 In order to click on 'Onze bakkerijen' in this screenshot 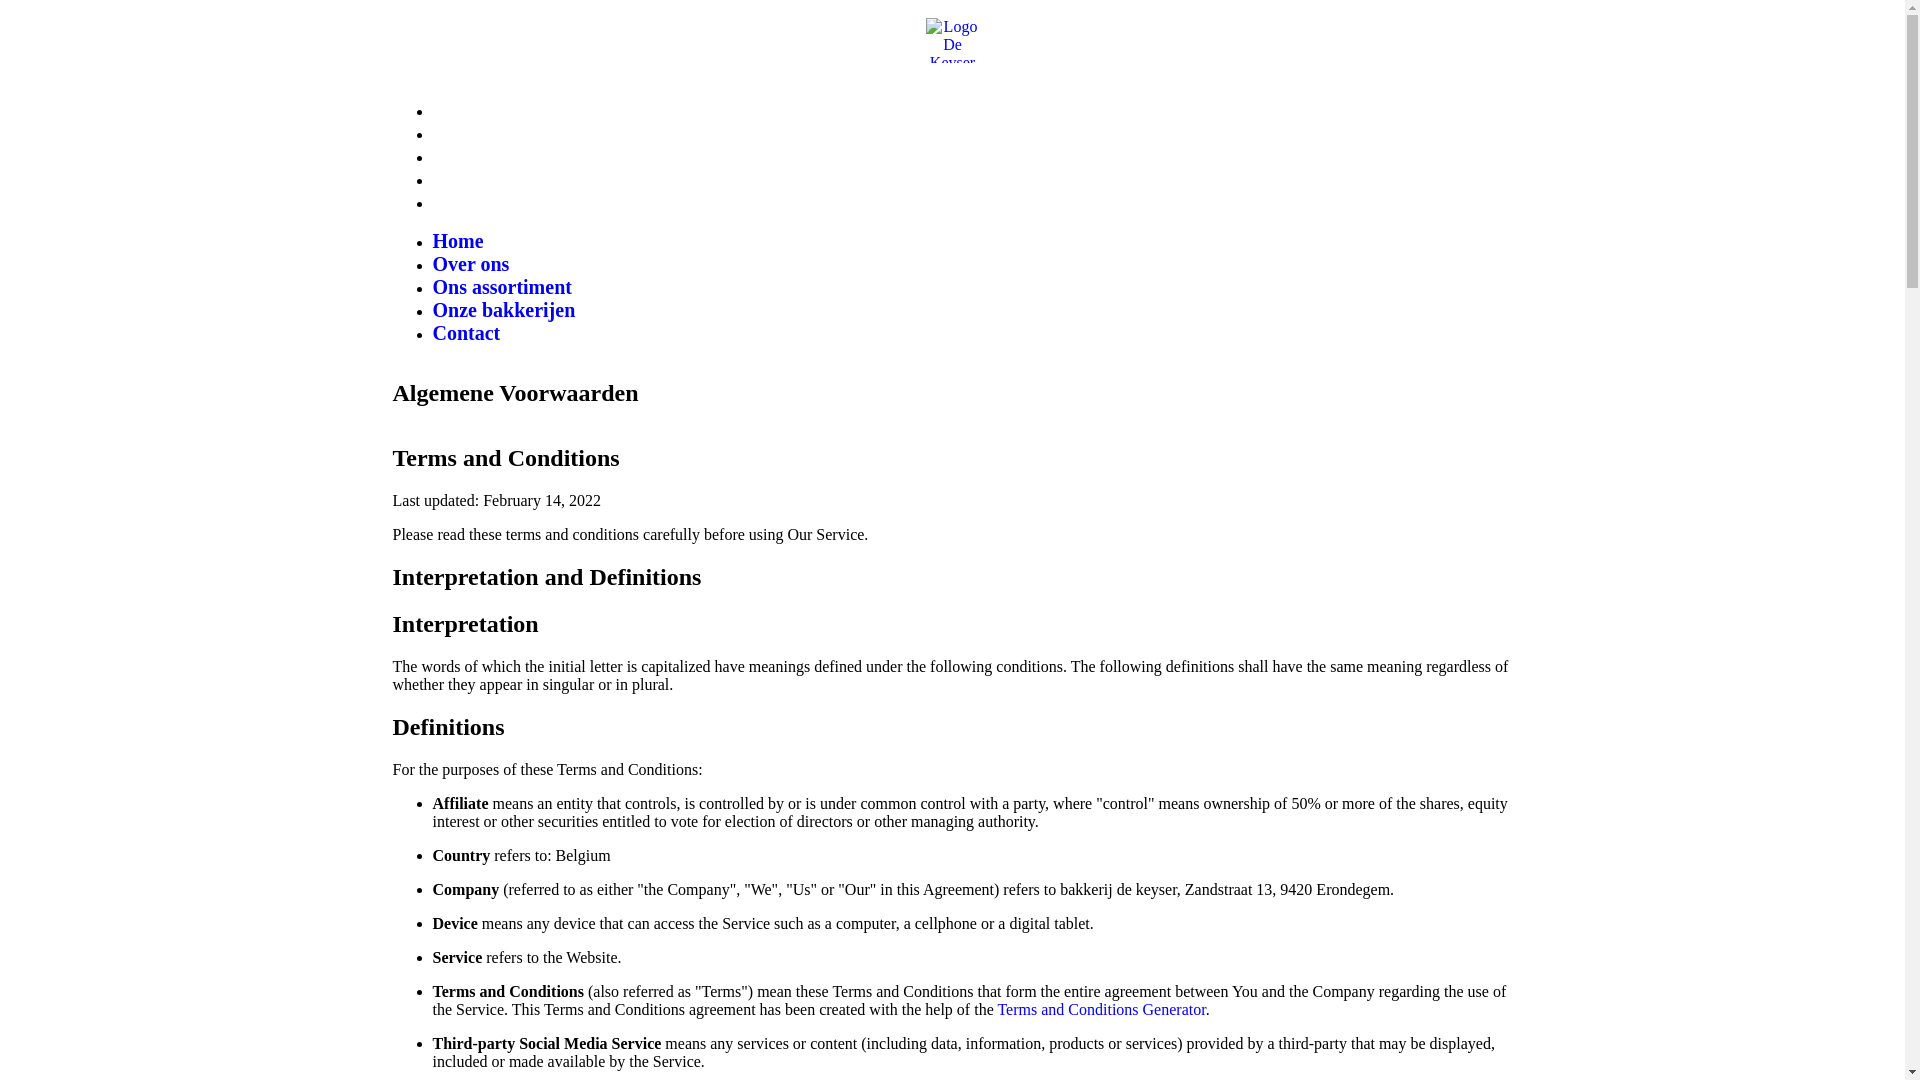, I will do `click(503, 309)`.